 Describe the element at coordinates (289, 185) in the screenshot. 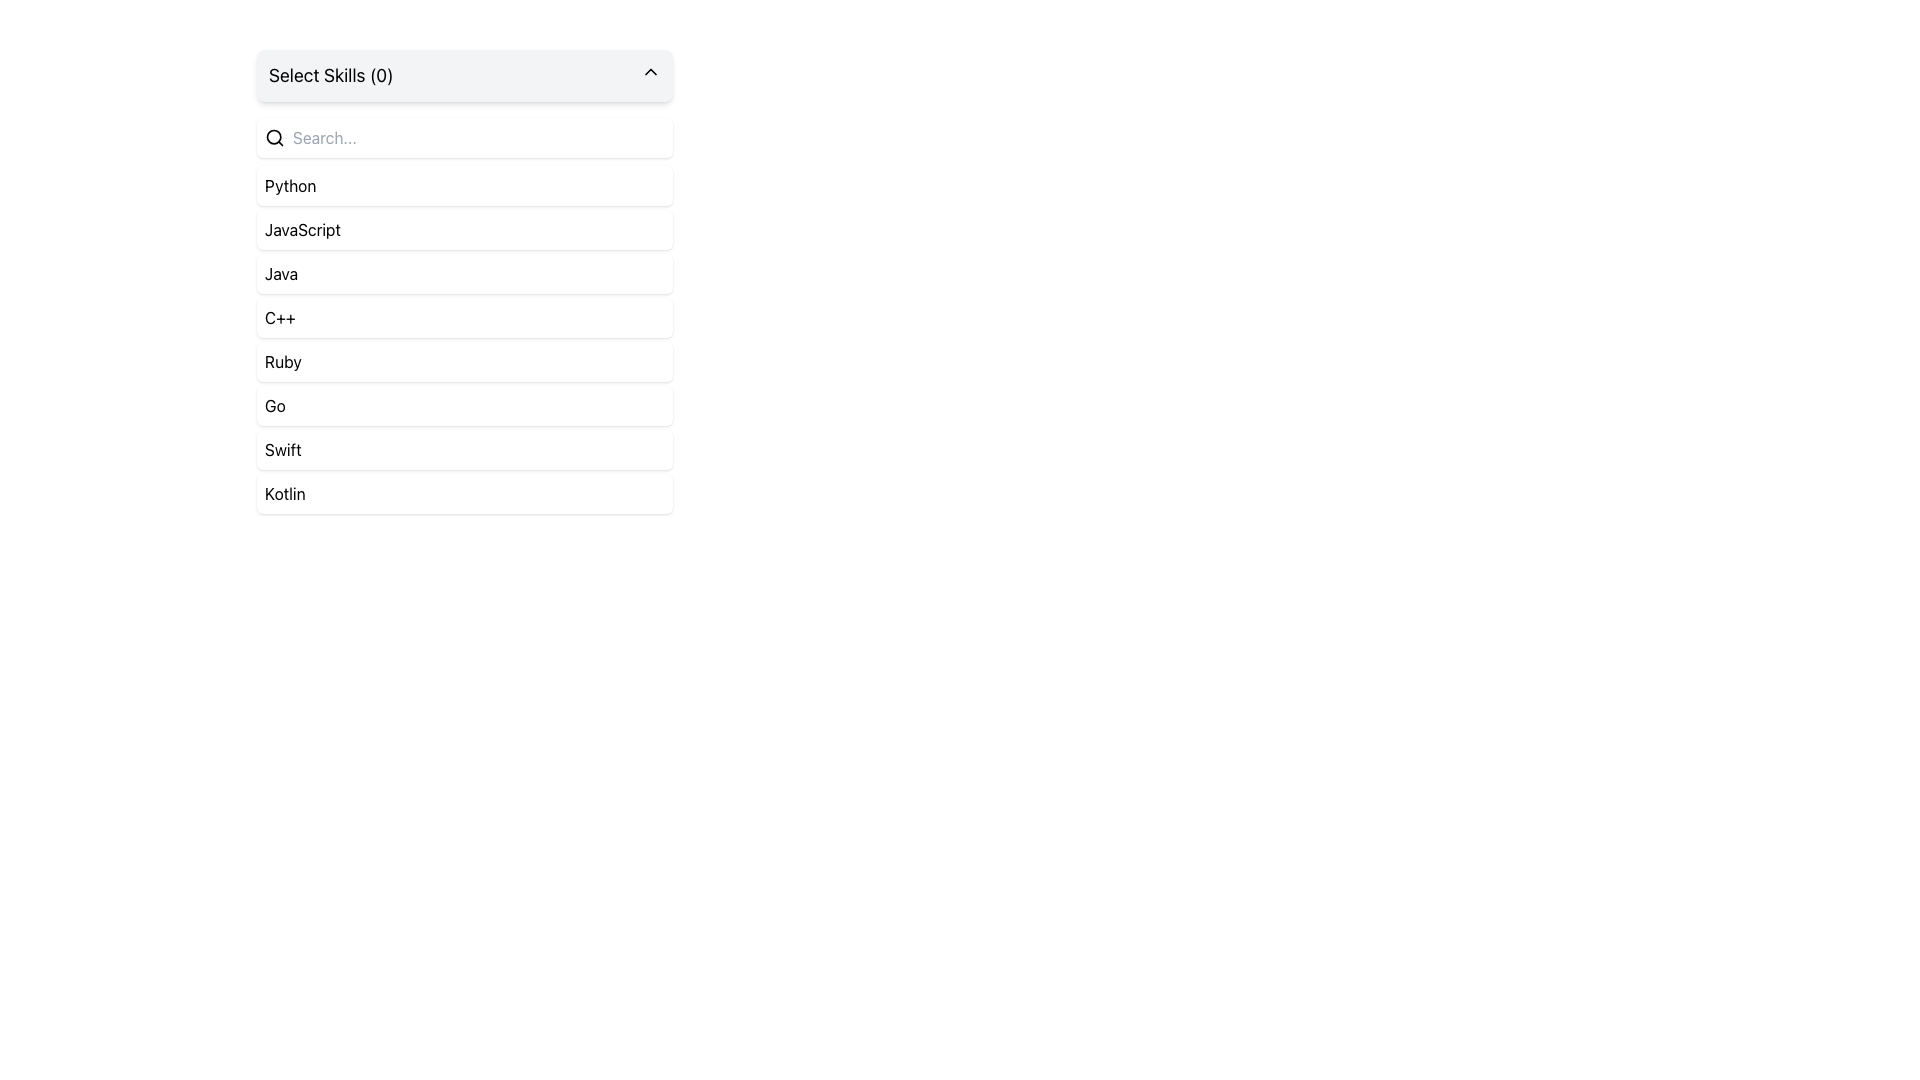

I see `the first selectable skill or category in the dropdown list labeled 'Select Skills (0)'` at that location.